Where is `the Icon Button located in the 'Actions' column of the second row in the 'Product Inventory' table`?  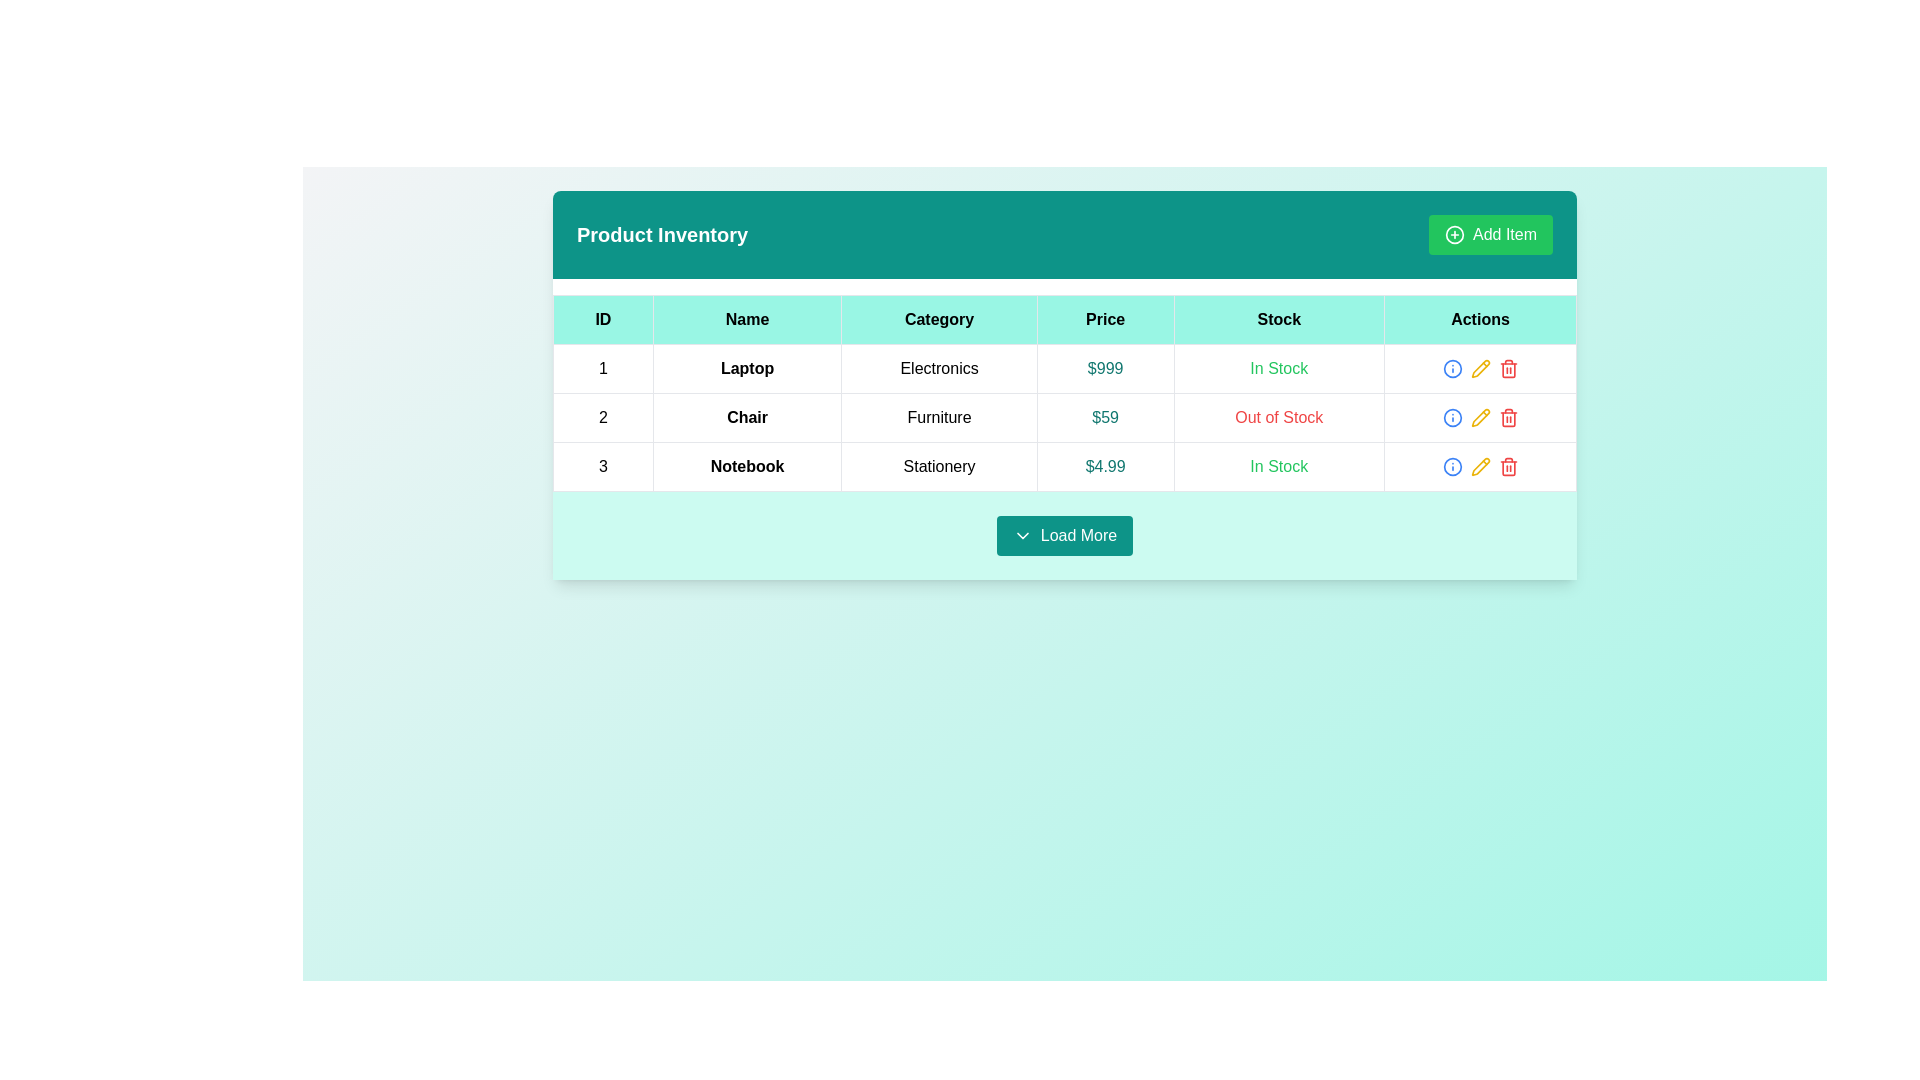
the Icon Button located in the 'Actions' column of the second row in the 'Product Inventory' table is located at coordinates (1480, 416).